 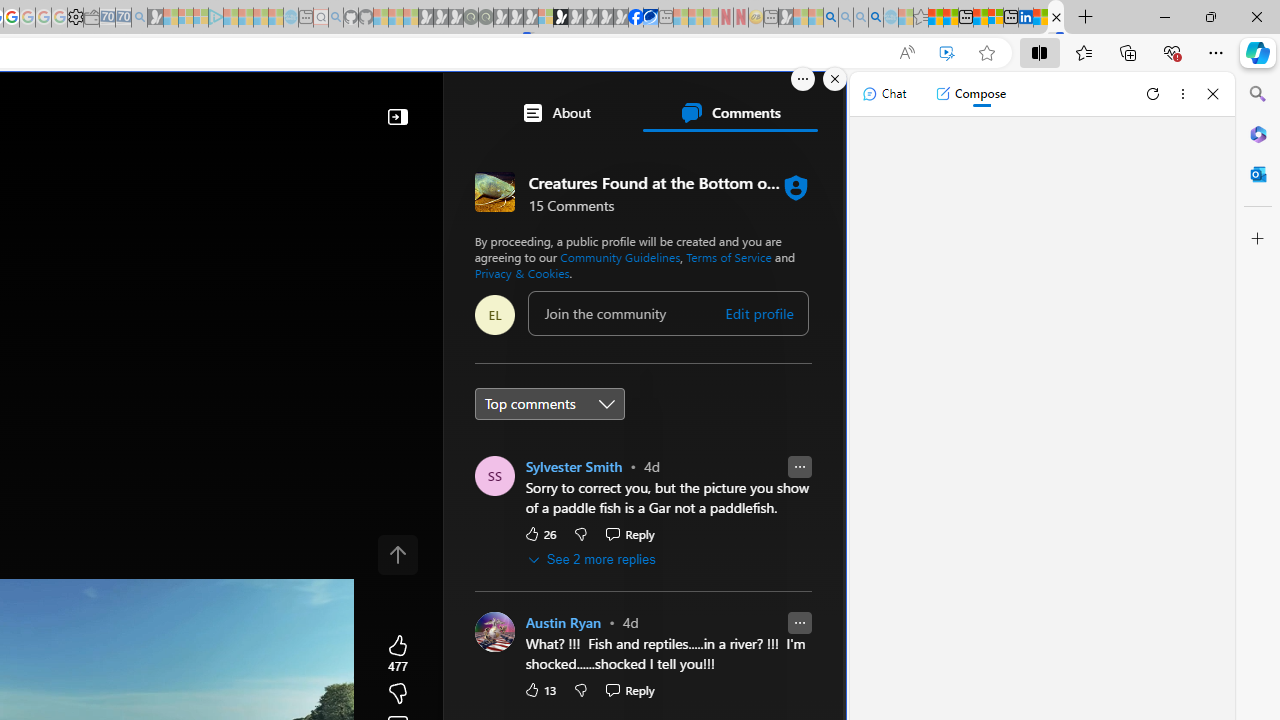 What do you see at coordinates (619, 255) in the screenshot?
I see `'Community Guidelines'` at bounding box center [619, 255].